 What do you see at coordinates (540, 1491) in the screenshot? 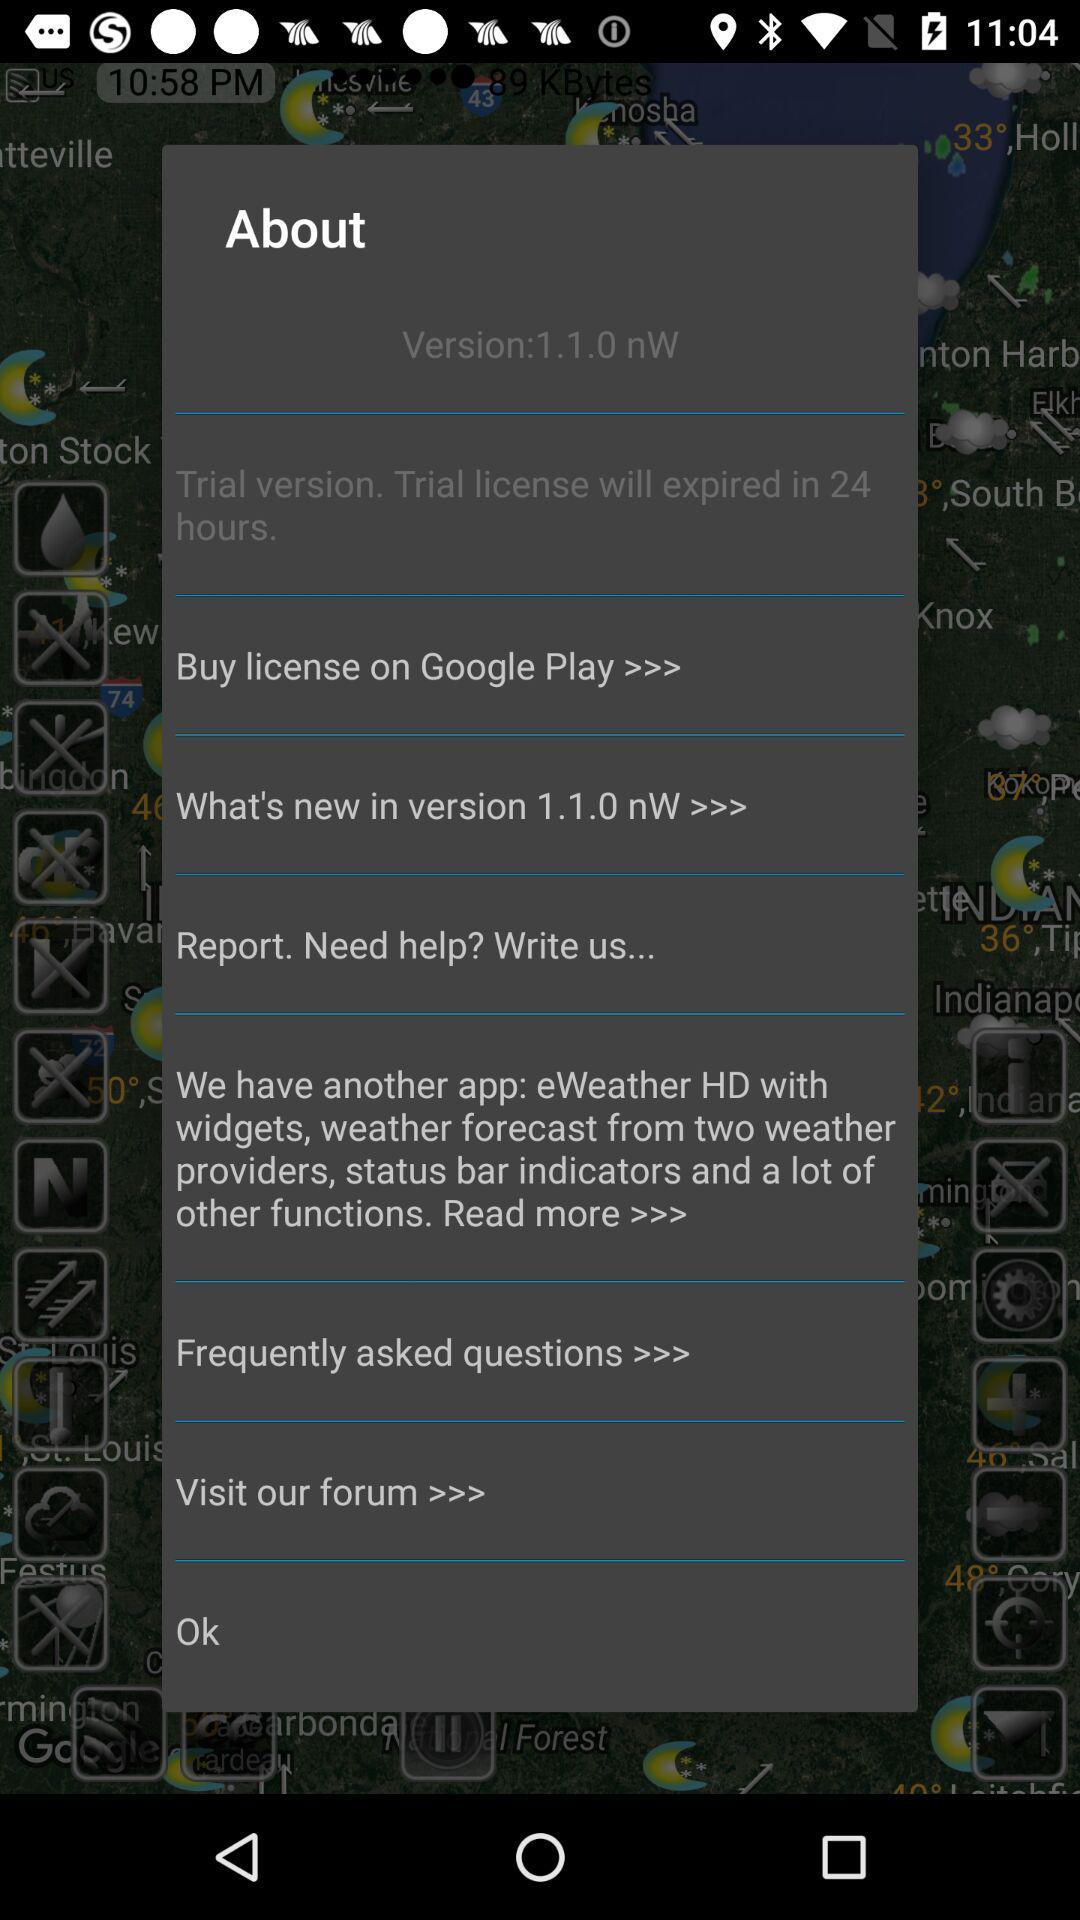
I see `visit our forum >>> icon` at bounding box center [540, 1491].